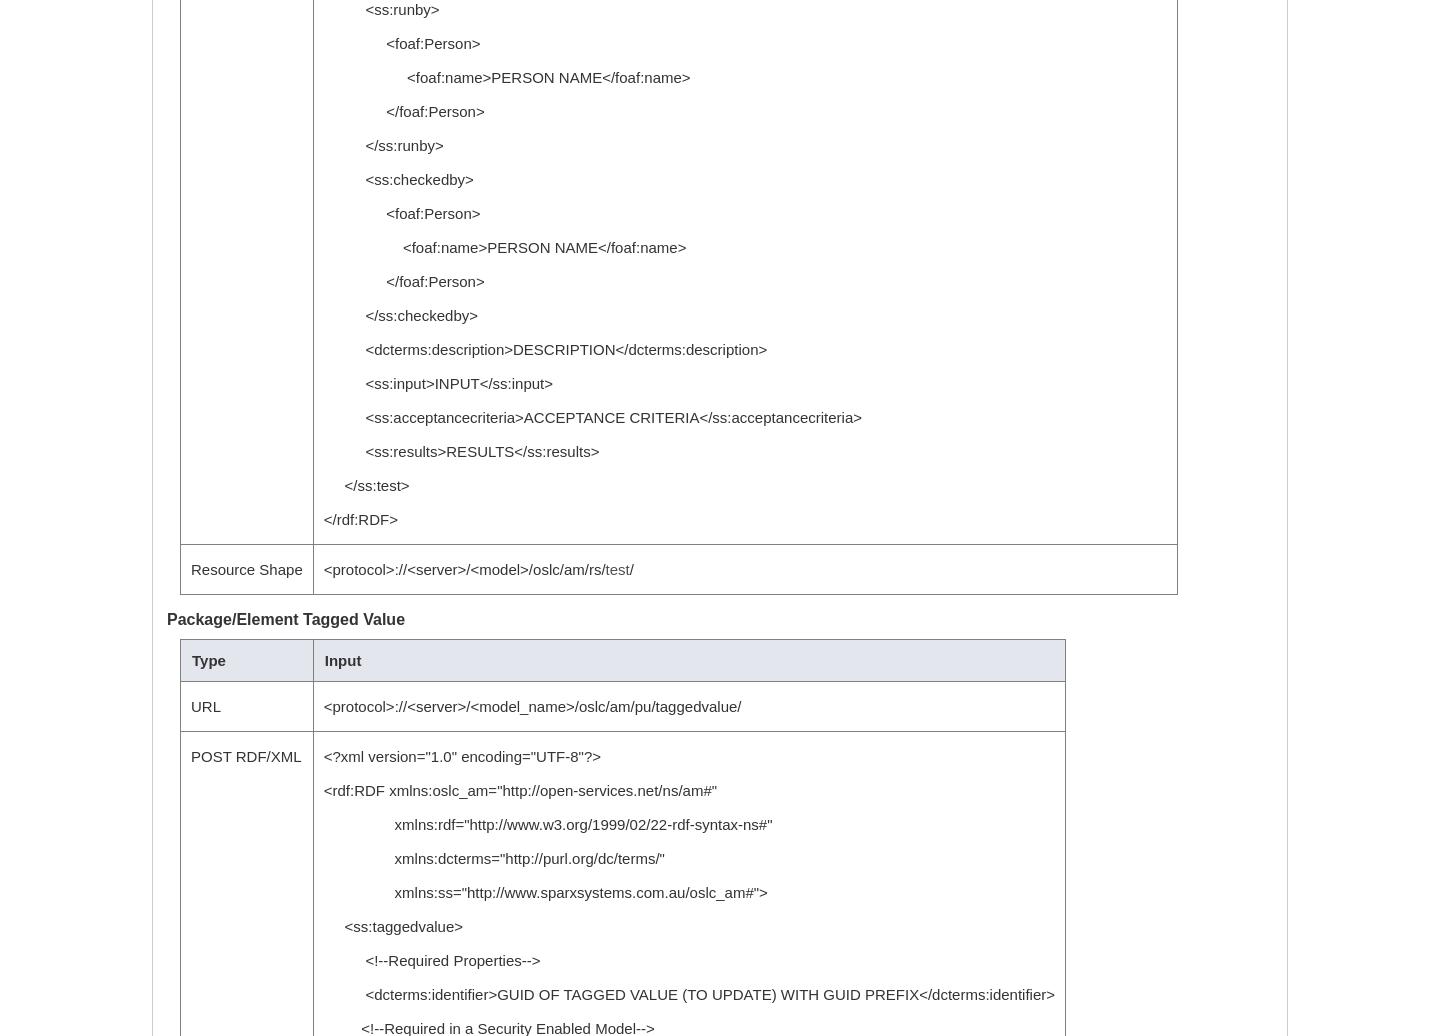  I want to click on '<protocol>://<server>/<model_name>/oslc/am/pu/taggedvalue/', so click(530, 706).